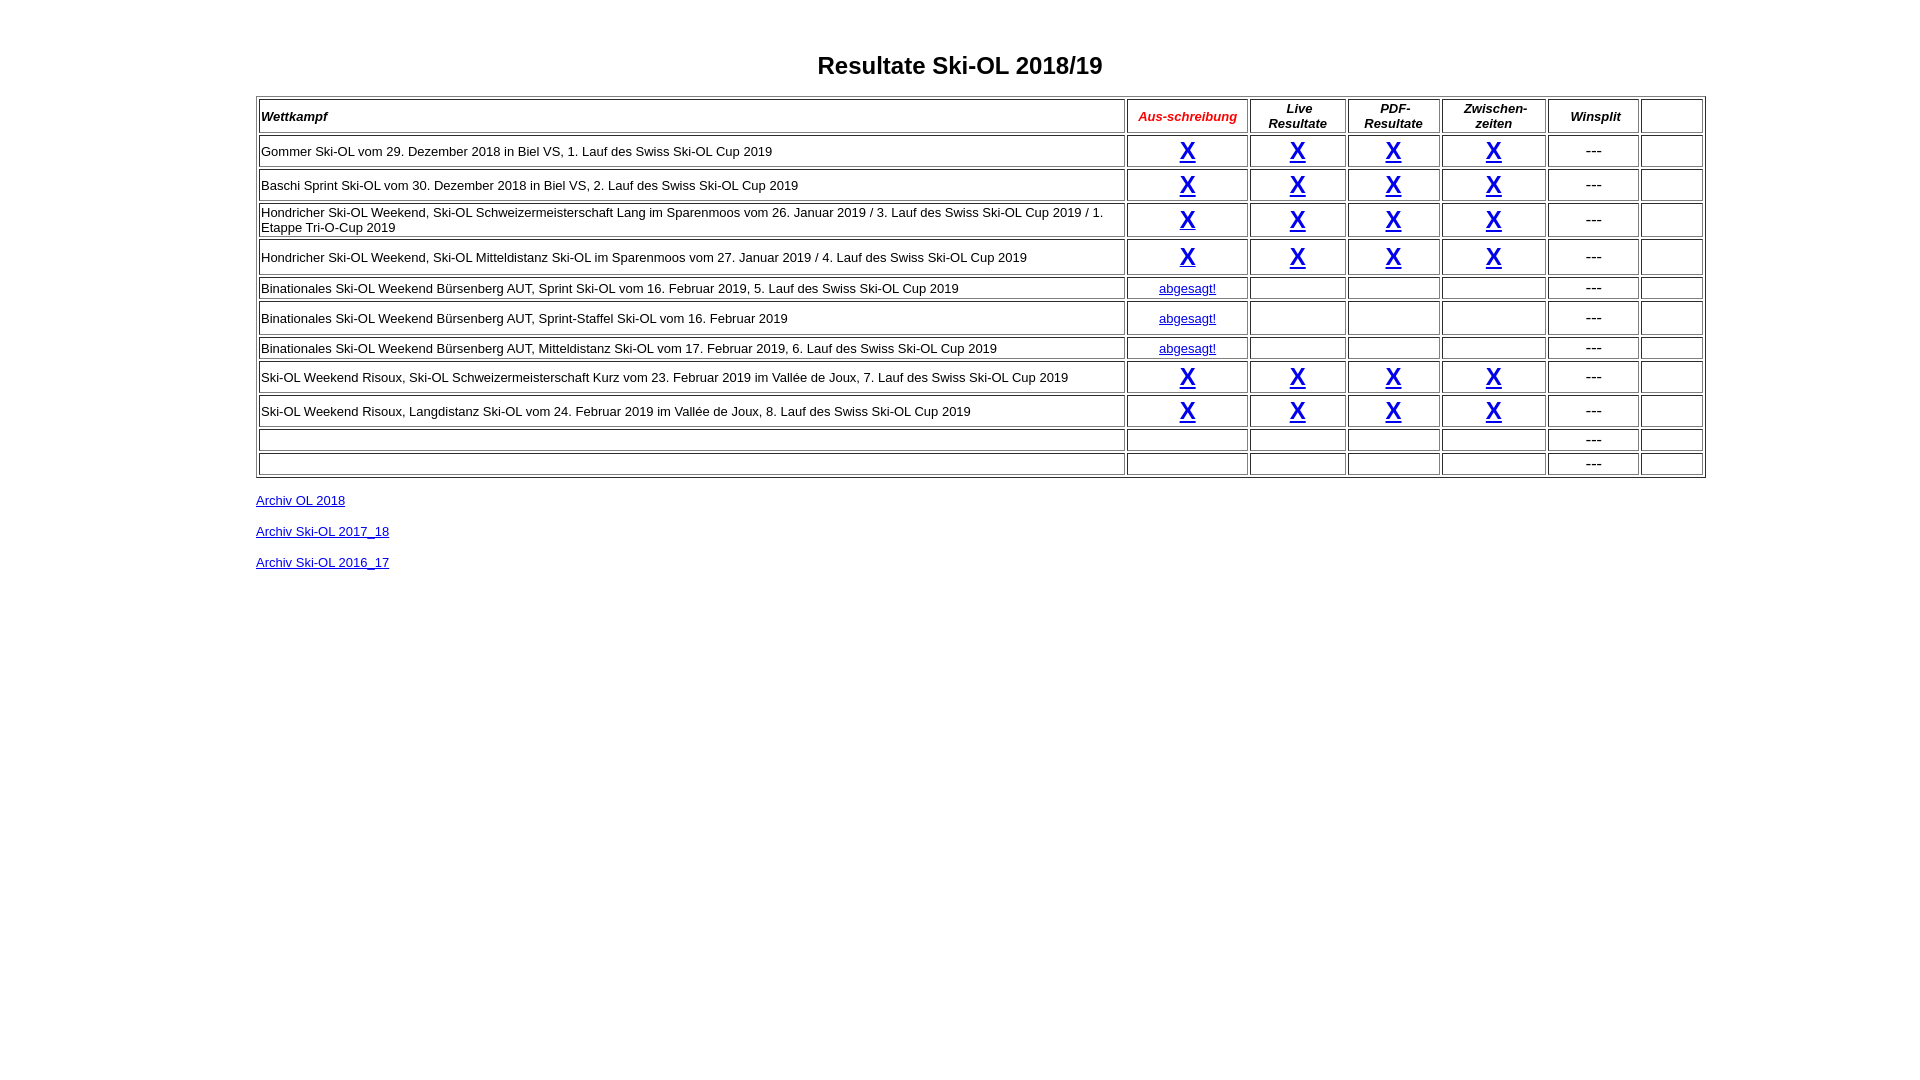 The width and height of the screenshot is (1920, 1080). I want to click on 'Archiv Ski-OL 2016_17', so click(254, 562).